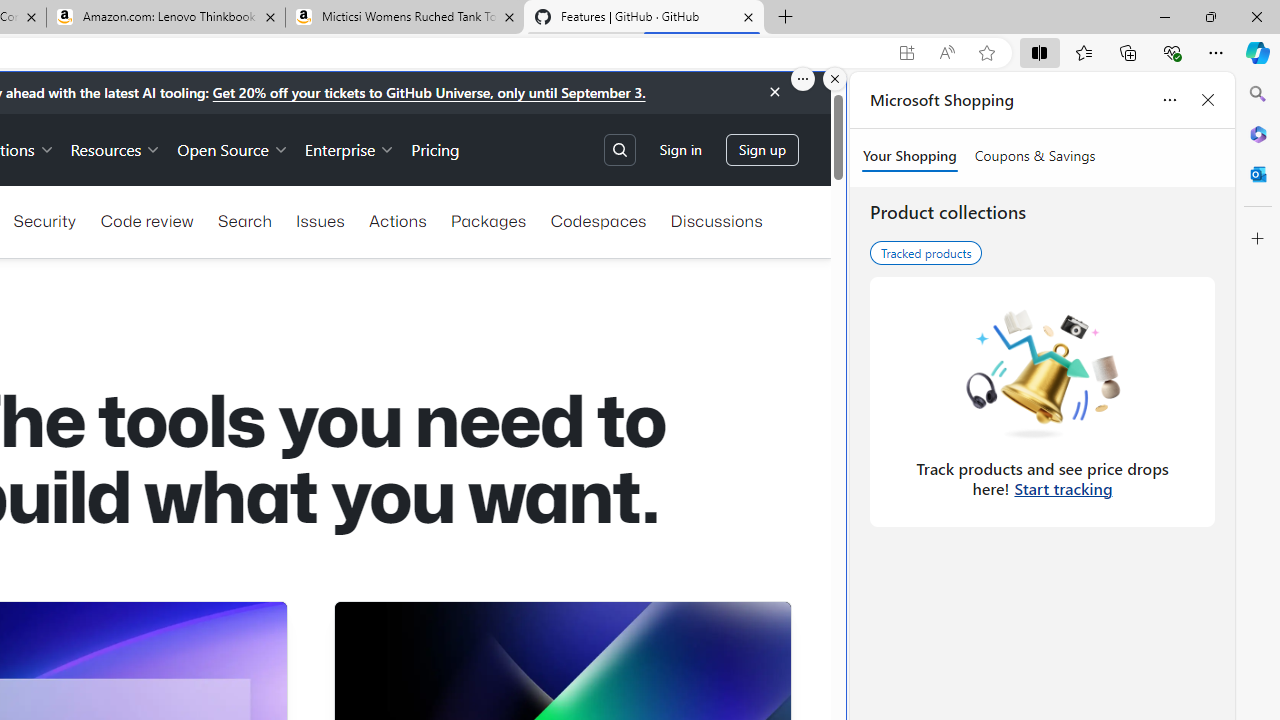  What do you see at coordinates (488, 221) in the screenshot?
I see `'Packages'` at bounding box center [488, 221].